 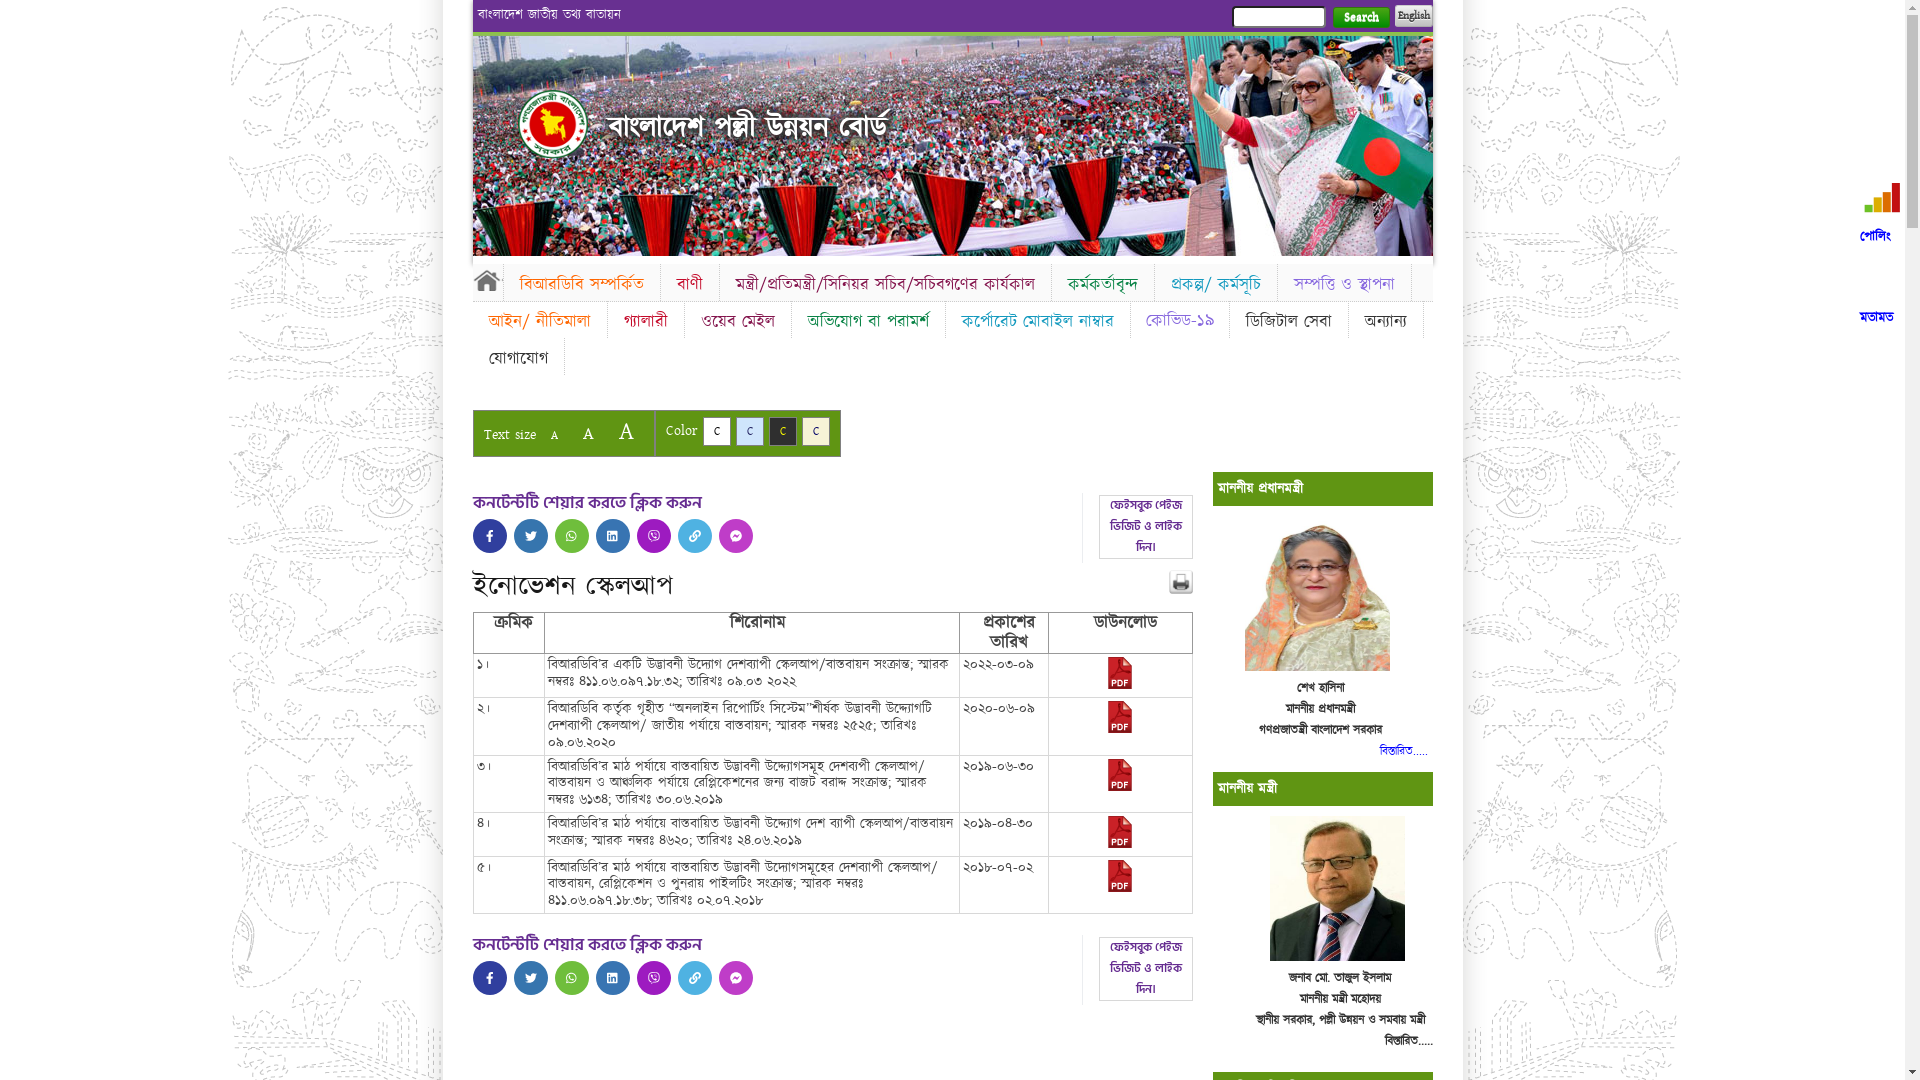 What do you see at coordinates (1360, 17) in the screenshot?
I see `'Search'` at bounding box center [1360, 17].